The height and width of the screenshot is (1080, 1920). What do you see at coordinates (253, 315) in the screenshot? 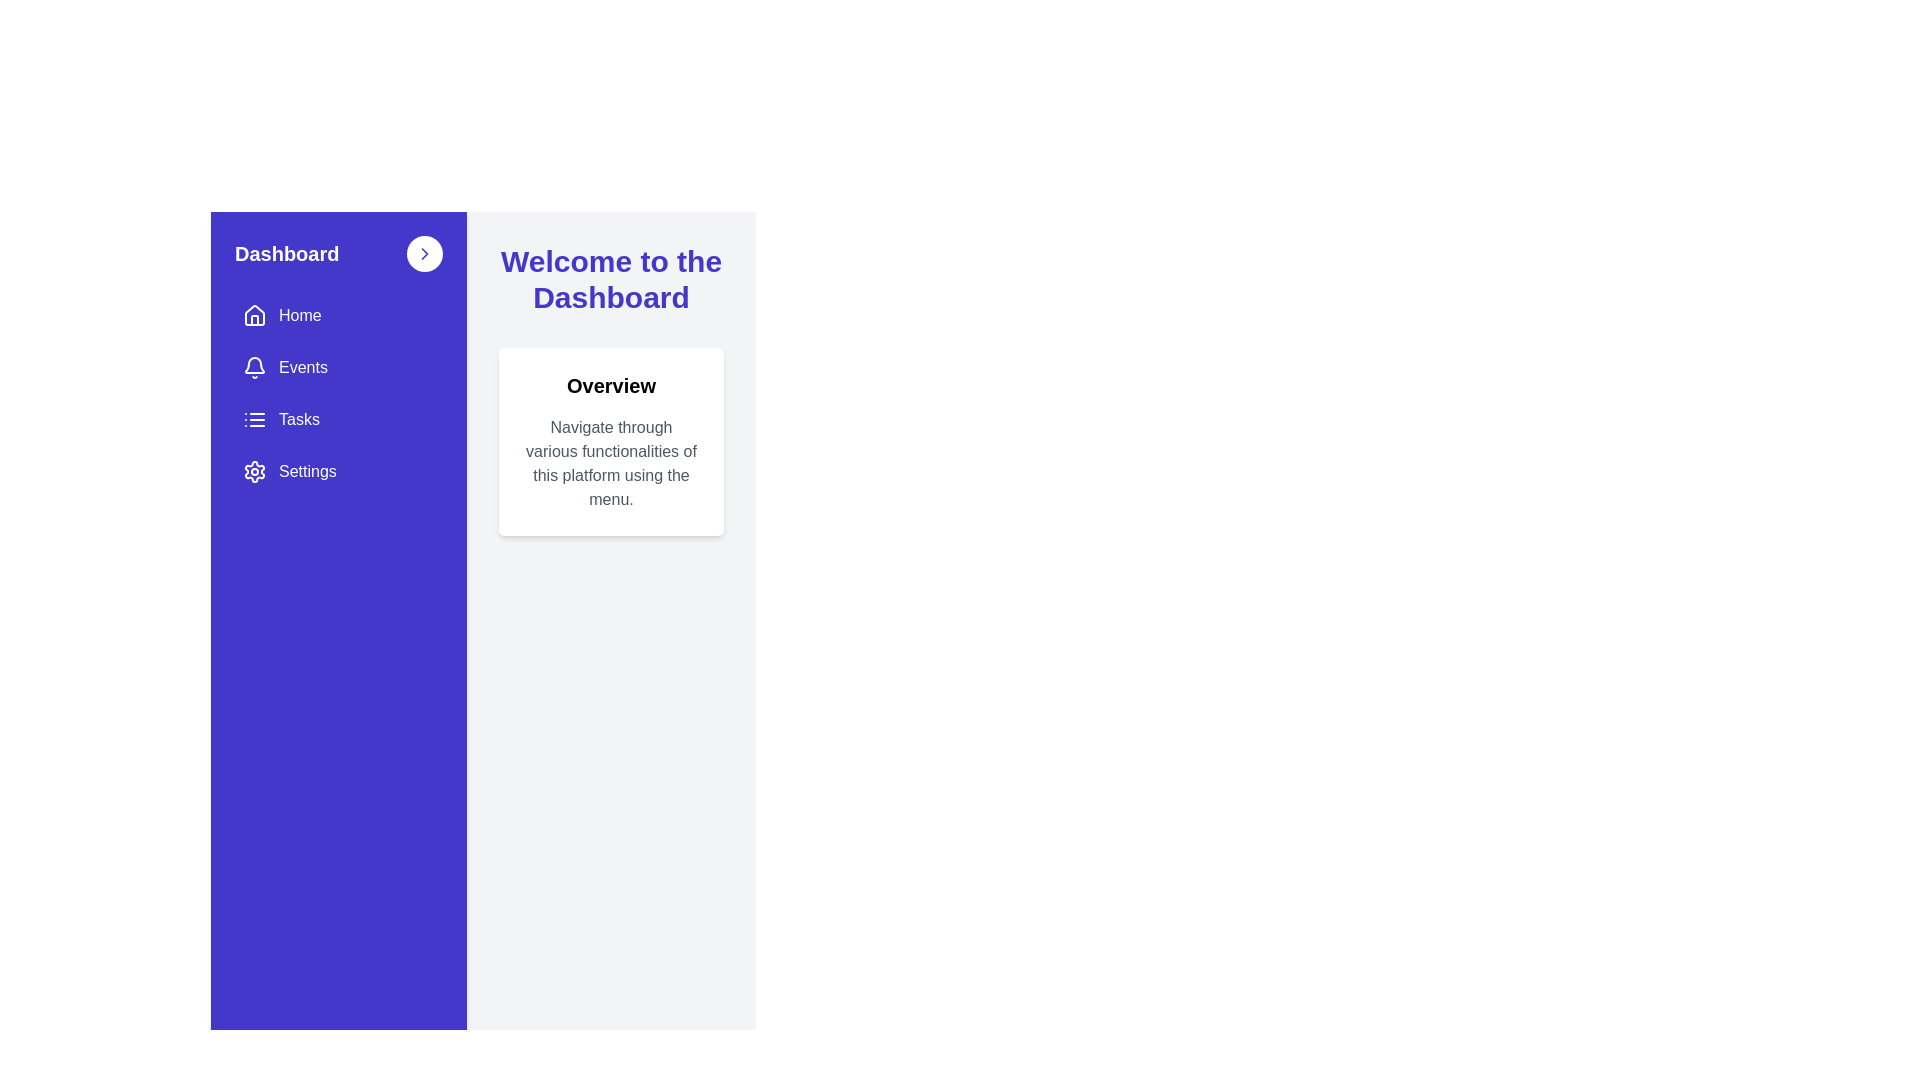
I see `the house icon located in the left-hand sidebar, adjacent to the text label 'Home'` at bounding box center [253, 315].